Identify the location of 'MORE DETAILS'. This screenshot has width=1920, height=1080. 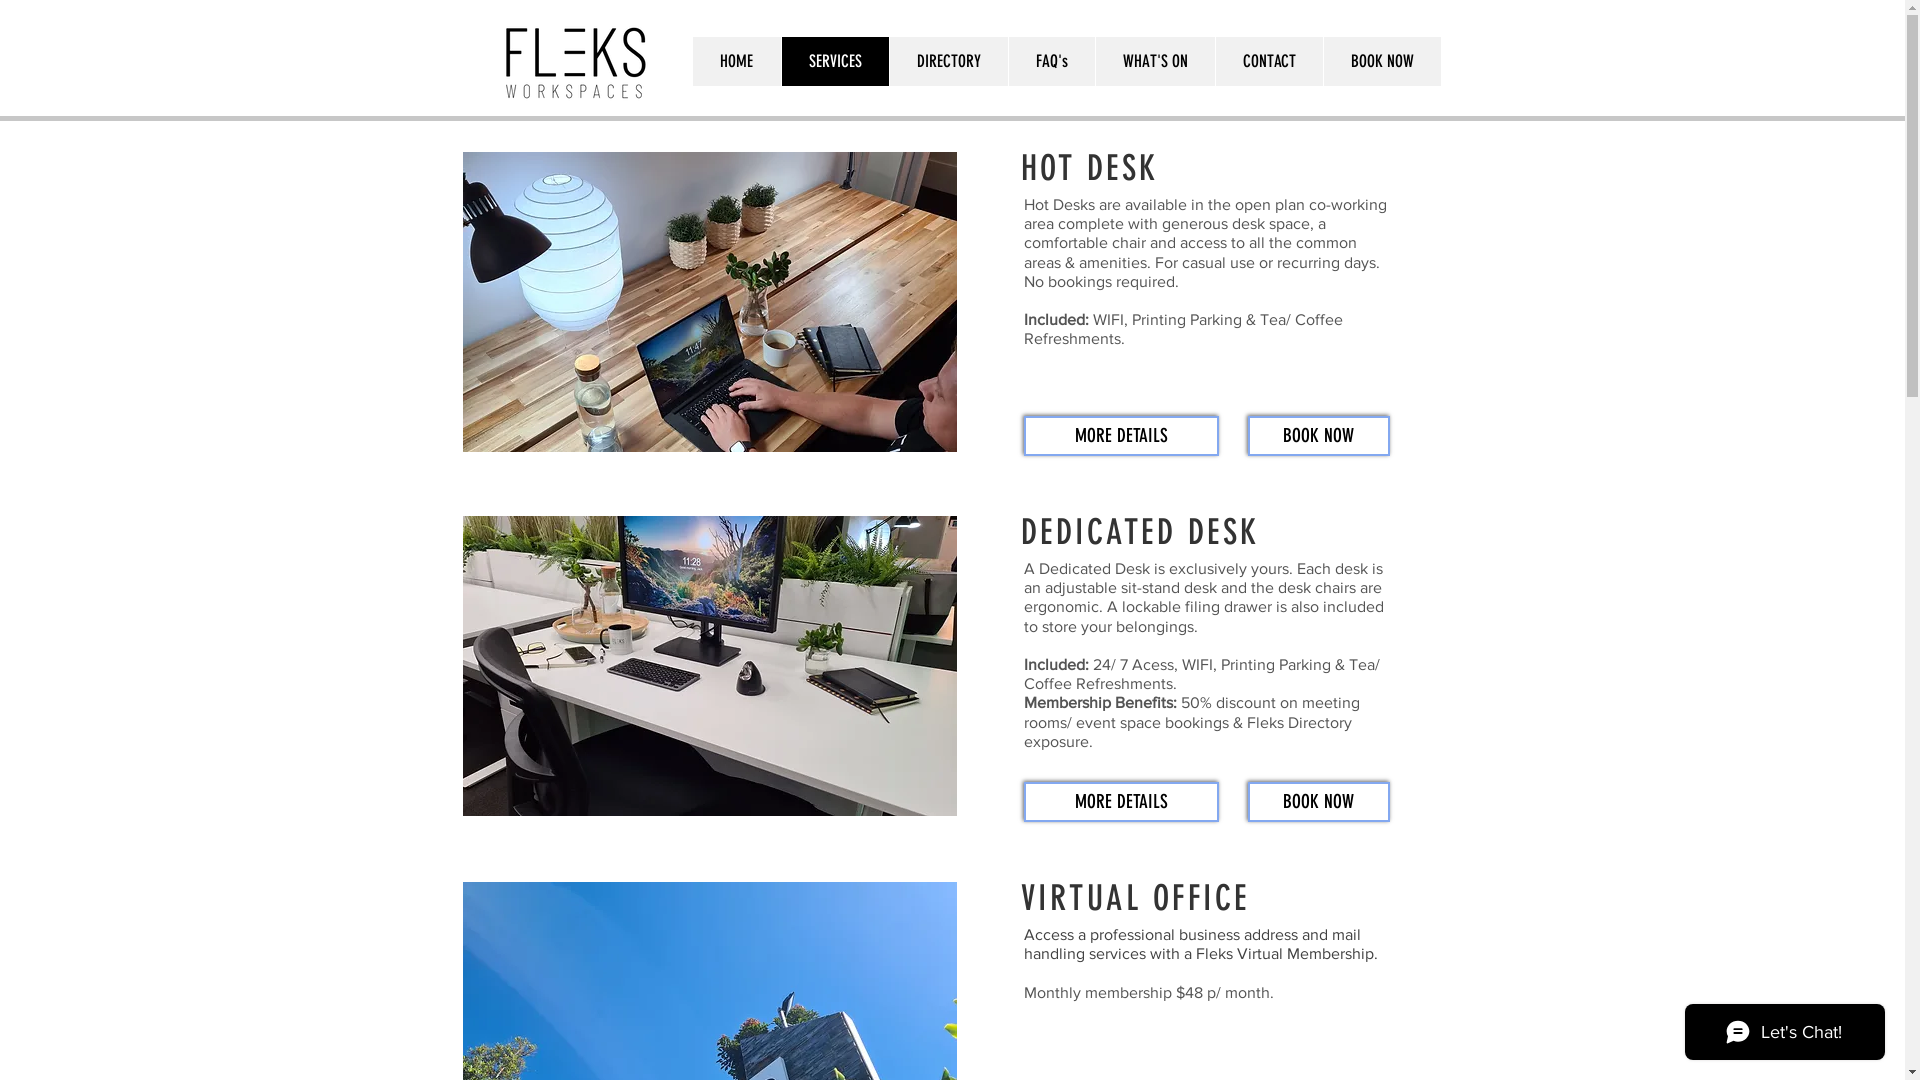
(1121, 434).